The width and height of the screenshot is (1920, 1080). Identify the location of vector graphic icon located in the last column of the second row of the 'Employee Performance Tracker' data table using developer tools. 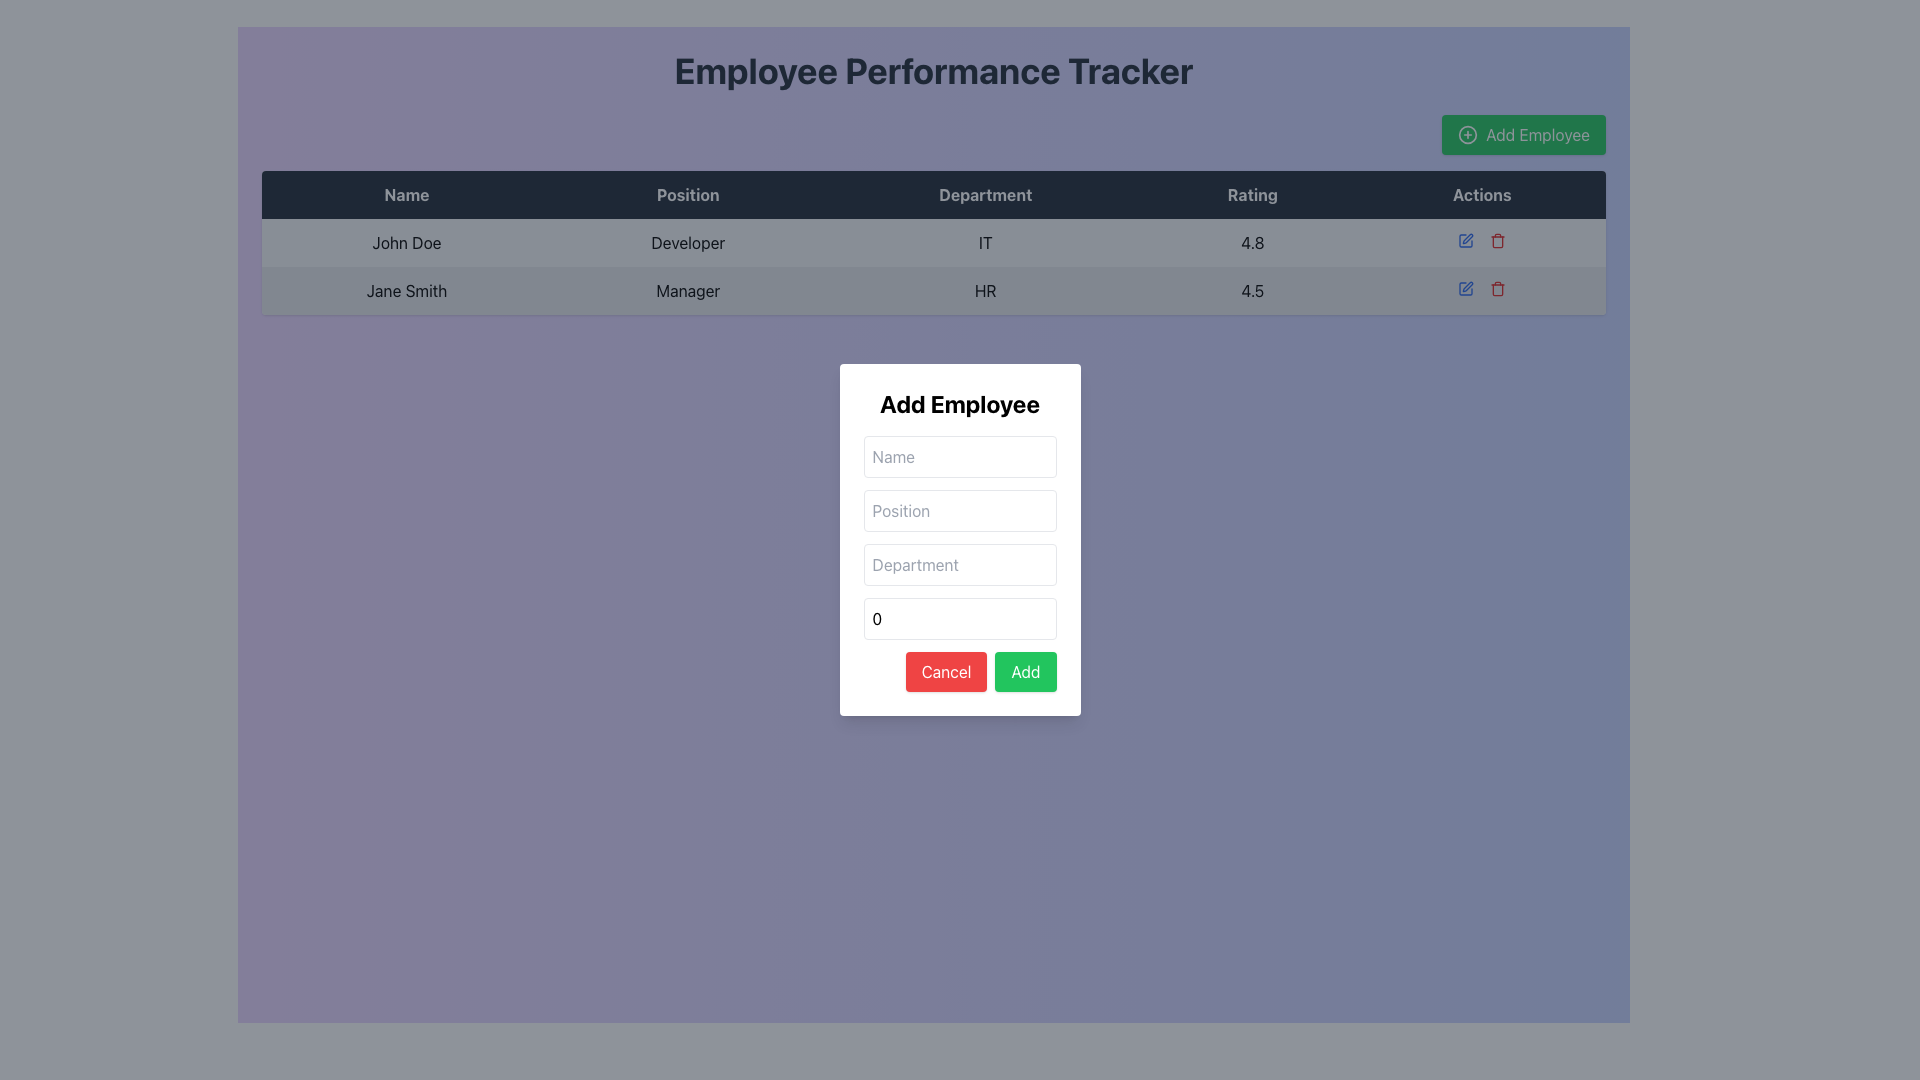
(1466, 289).